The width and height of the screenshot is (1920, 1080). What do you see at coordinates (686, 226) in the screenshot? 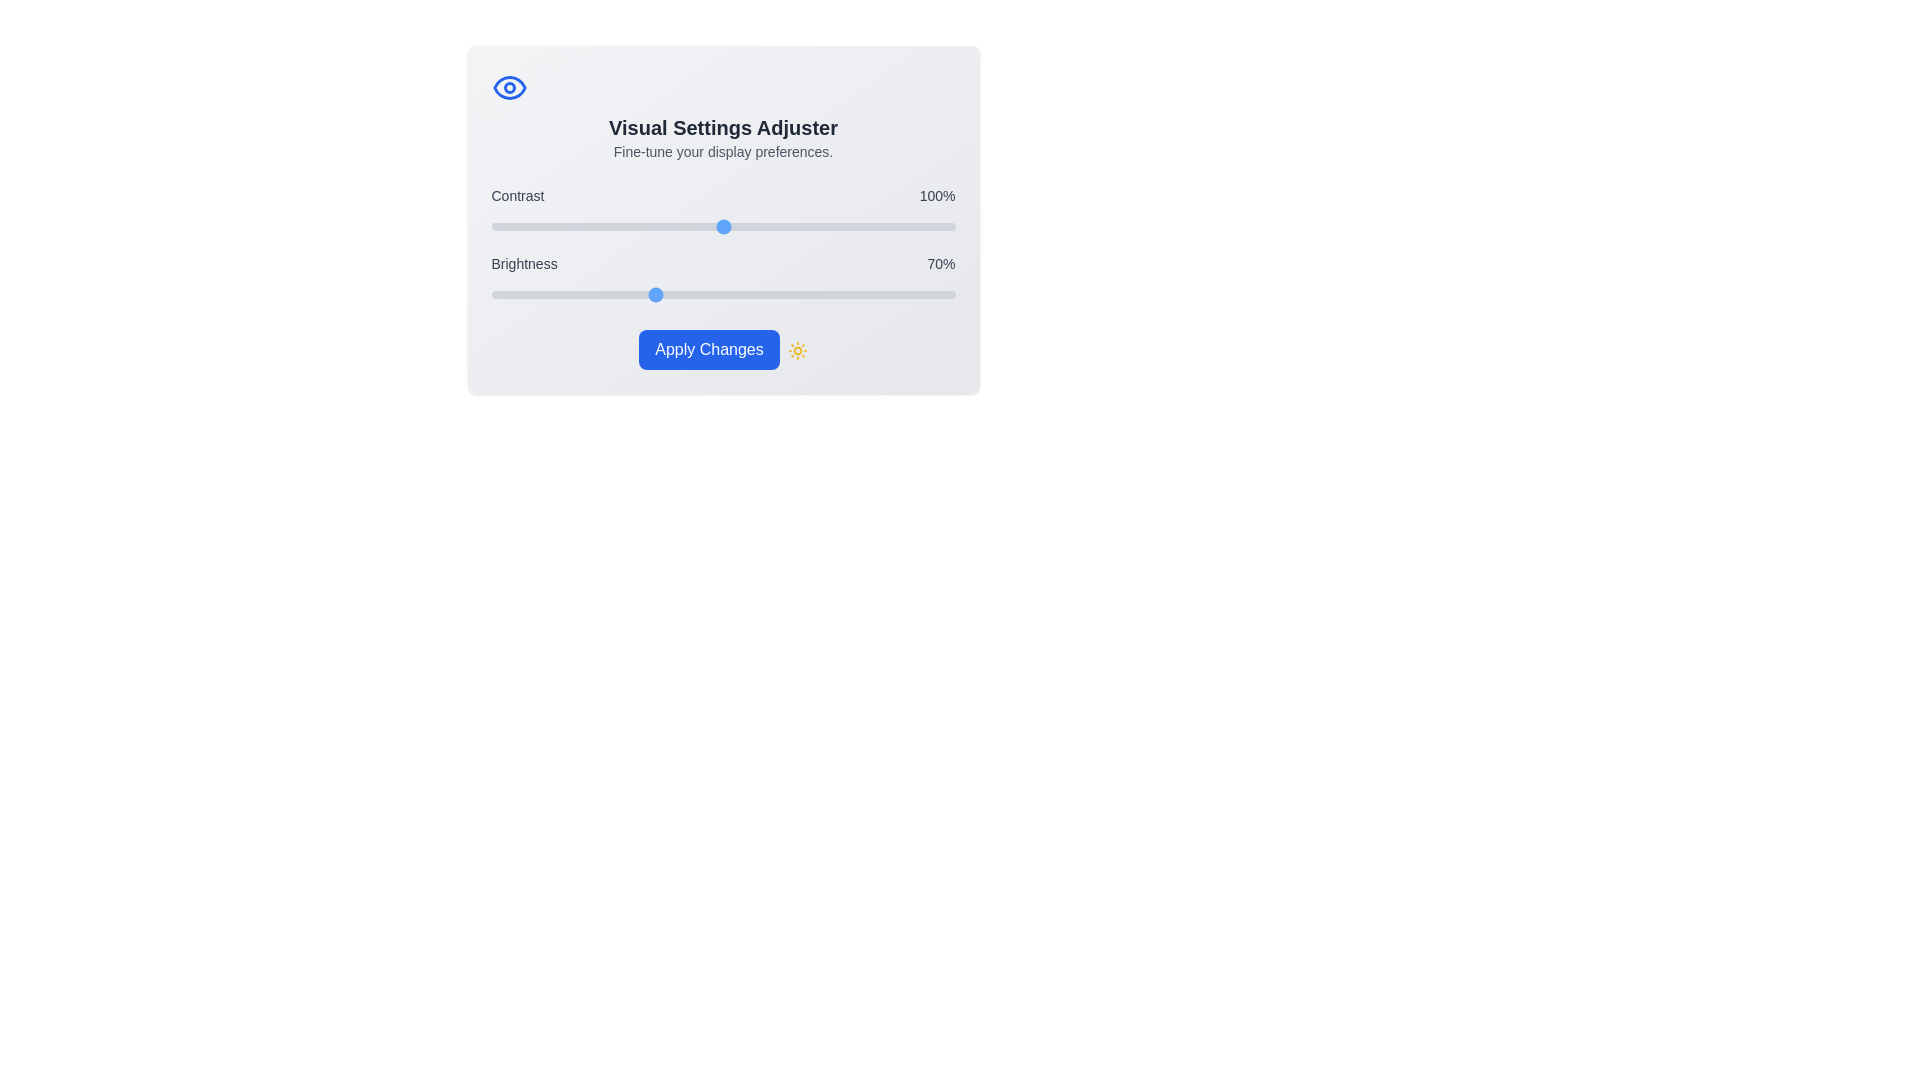
I see `the 'Contrast' slider to 84% by dragging the slider to the corresponding position` at bounding box center [686, 226].